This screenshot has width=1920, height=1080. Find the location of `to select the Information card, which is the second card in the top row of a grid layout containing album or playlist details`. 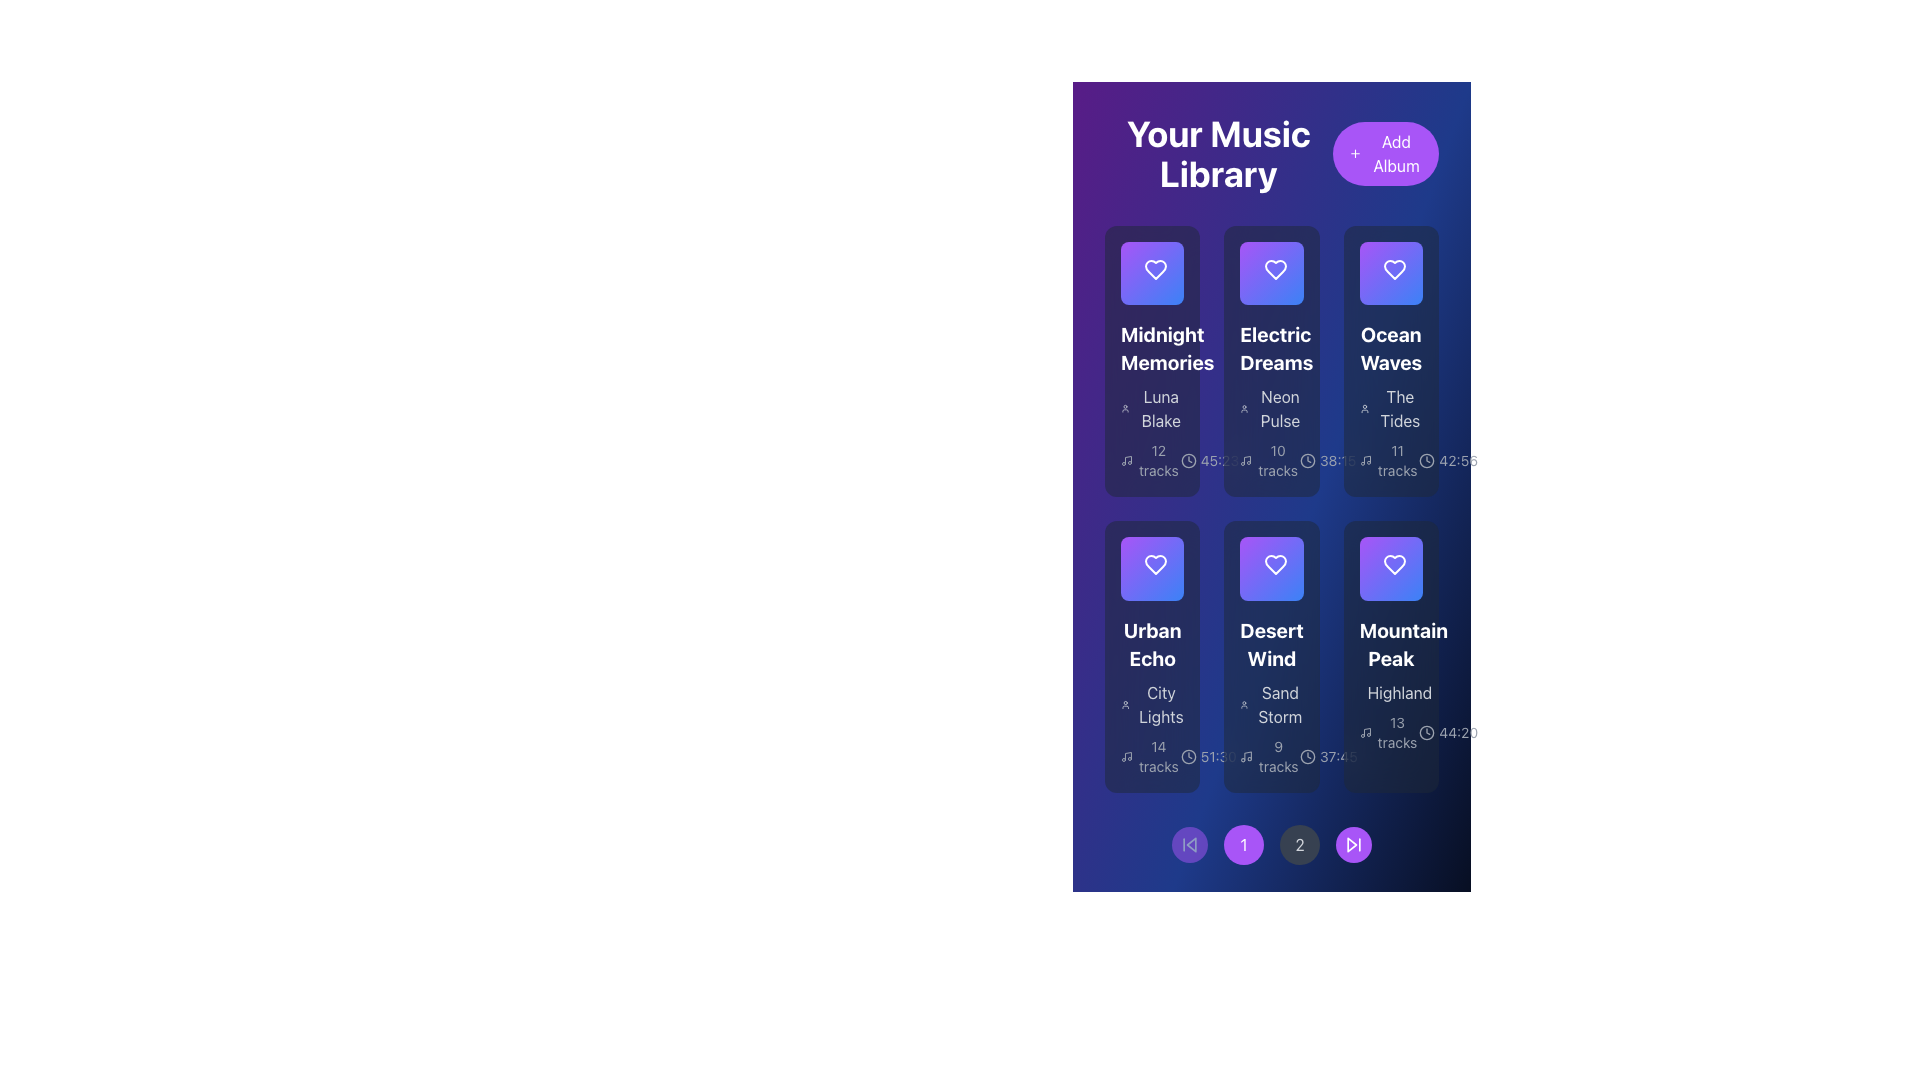

to select the Information card, which is the second card in the top row of a grid layout containing album or playlist details is located at coordinates (1271, 361).